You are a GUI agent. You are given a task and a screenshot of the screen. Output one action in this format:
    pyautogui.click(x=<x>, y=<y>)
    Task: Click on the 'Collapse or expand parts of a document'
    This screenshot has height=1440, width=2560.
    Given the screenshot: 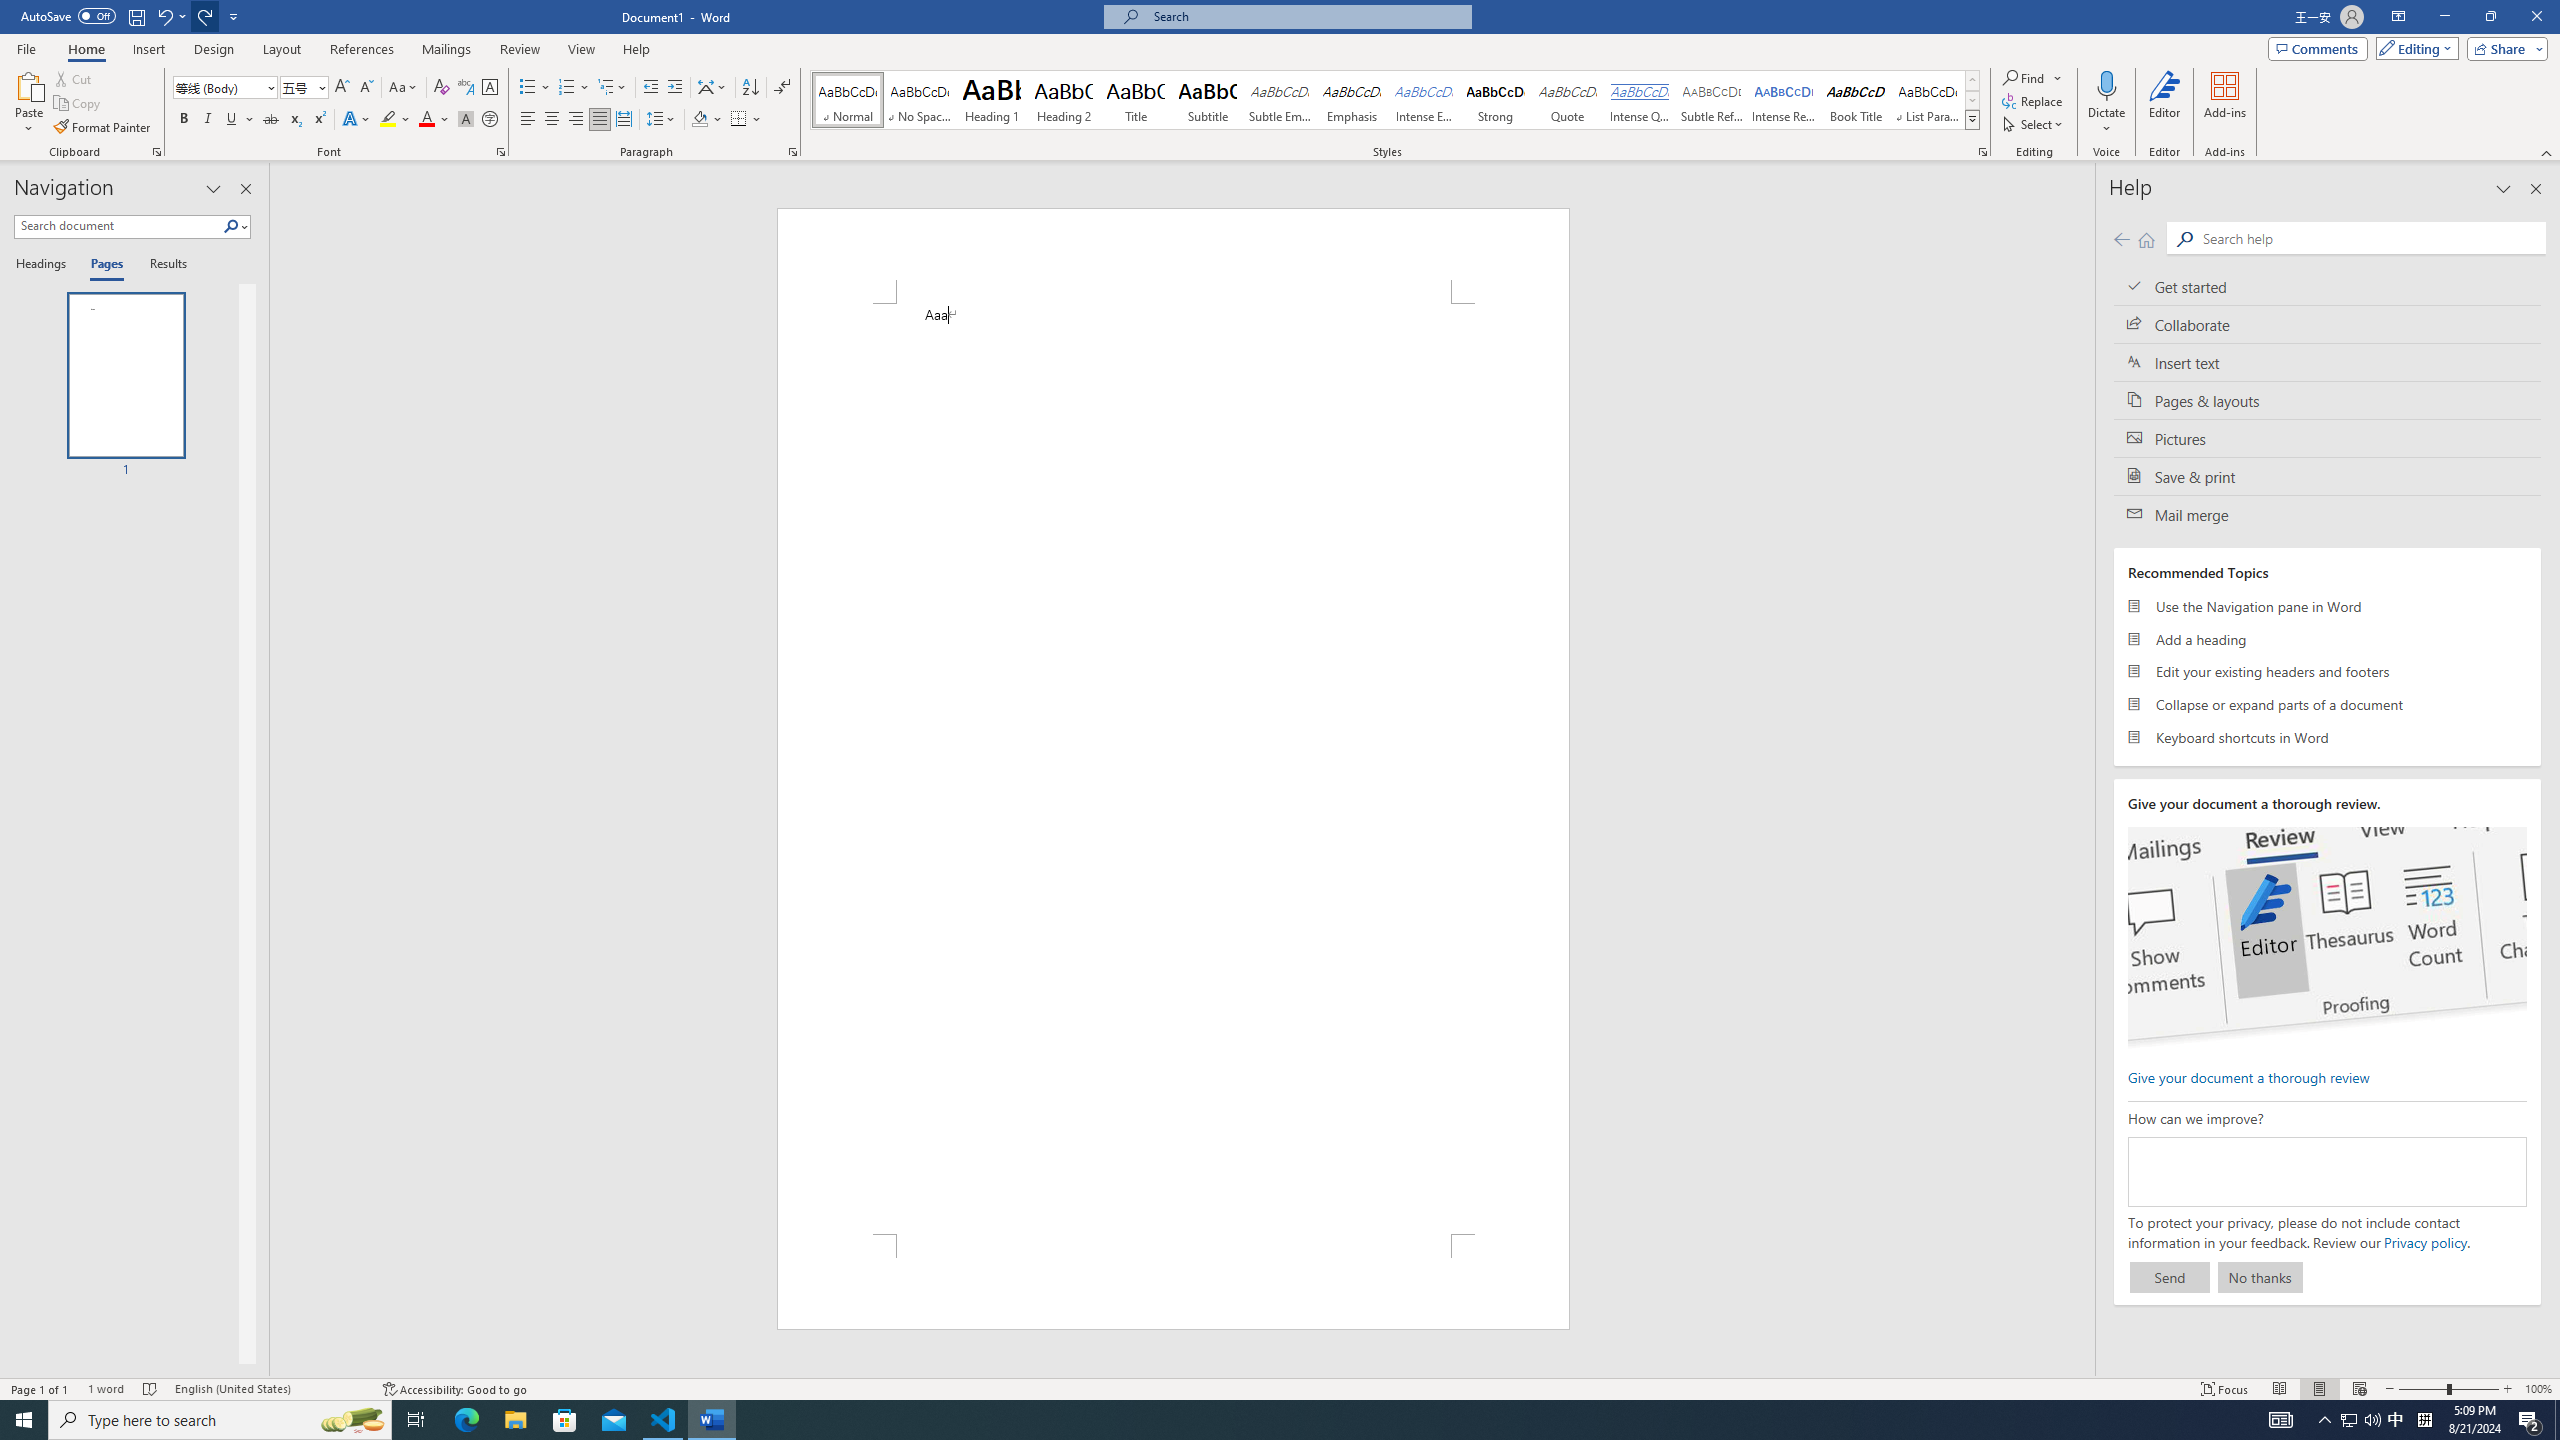 What is the action you would take?
    pyautogui.click(x=2327, y=704)
    